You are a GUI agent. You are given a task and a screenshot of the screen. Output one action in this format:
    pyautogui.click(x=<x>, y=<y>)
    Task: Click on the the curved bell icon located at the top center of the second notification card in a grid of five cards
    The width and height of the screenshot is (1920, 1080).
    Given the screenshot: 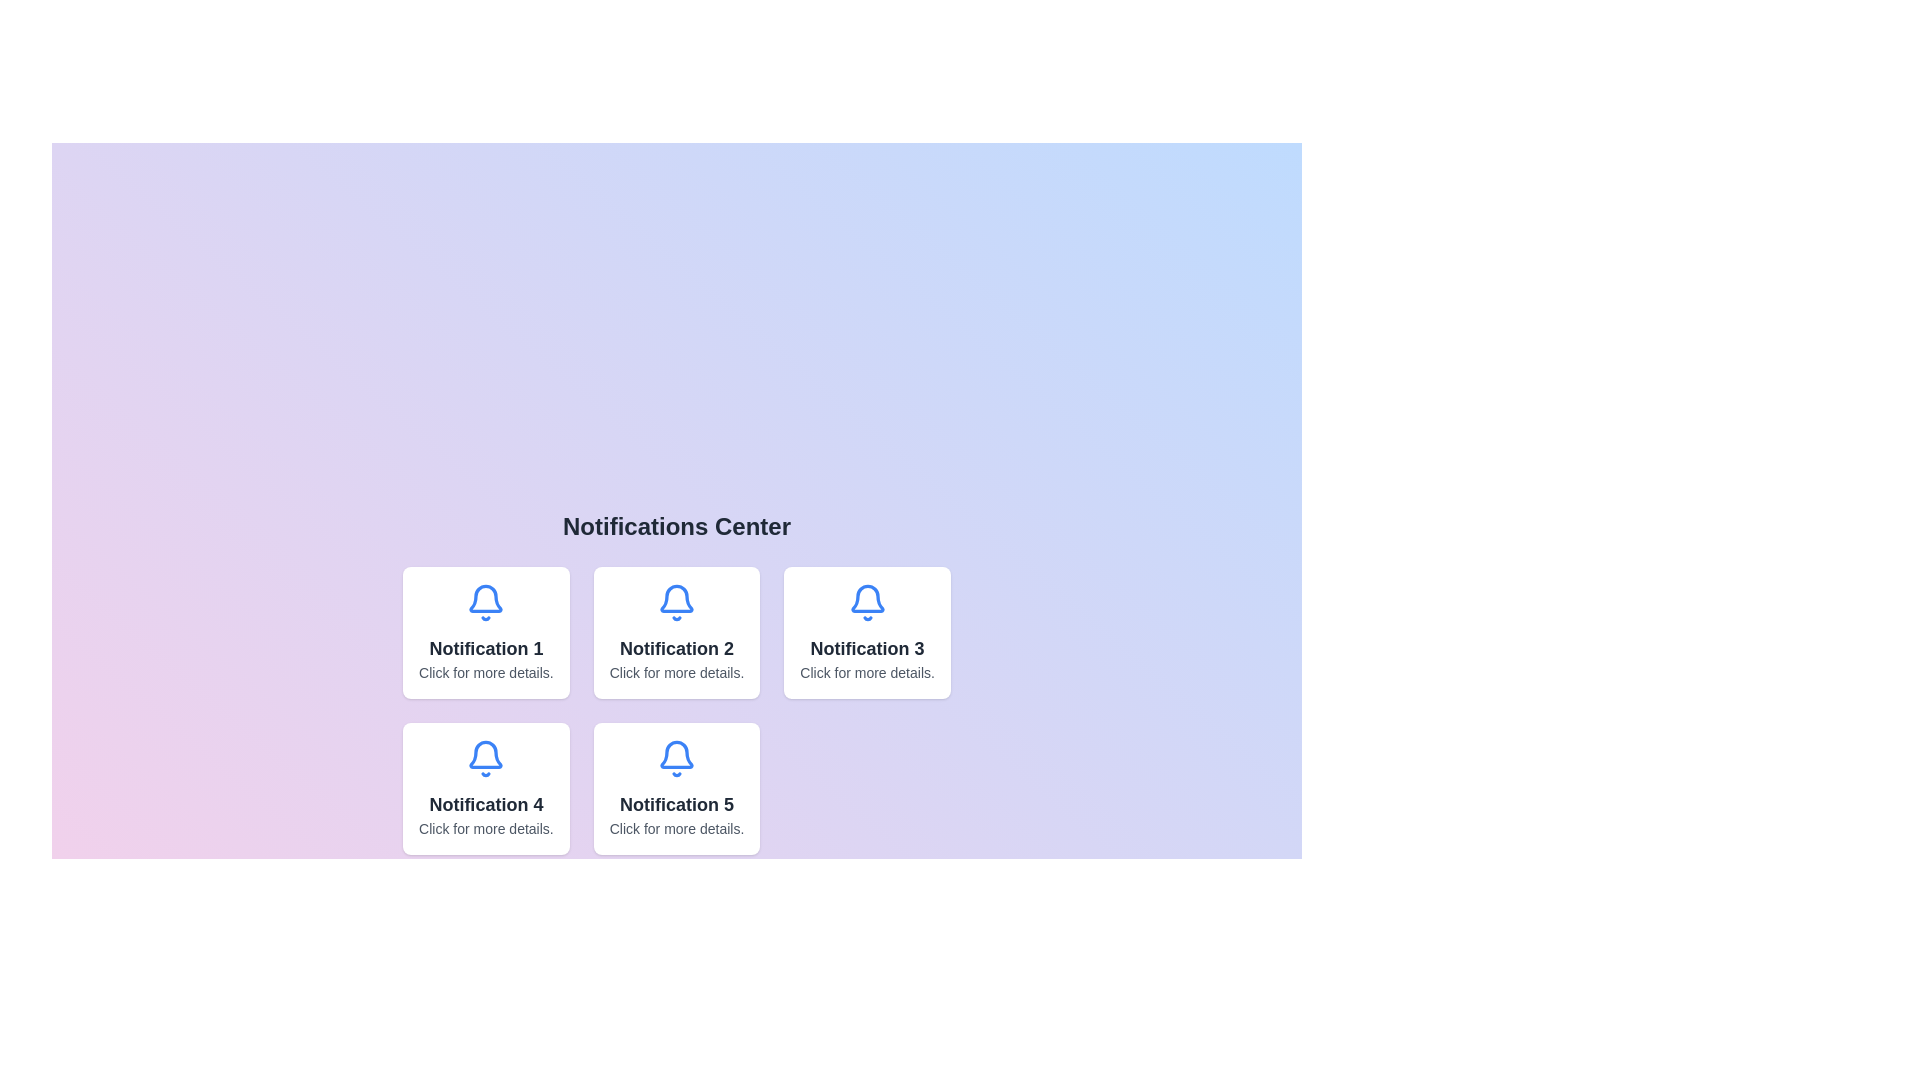 What is the action you would take?
    pyautogui.click(x=676, y=597)
    